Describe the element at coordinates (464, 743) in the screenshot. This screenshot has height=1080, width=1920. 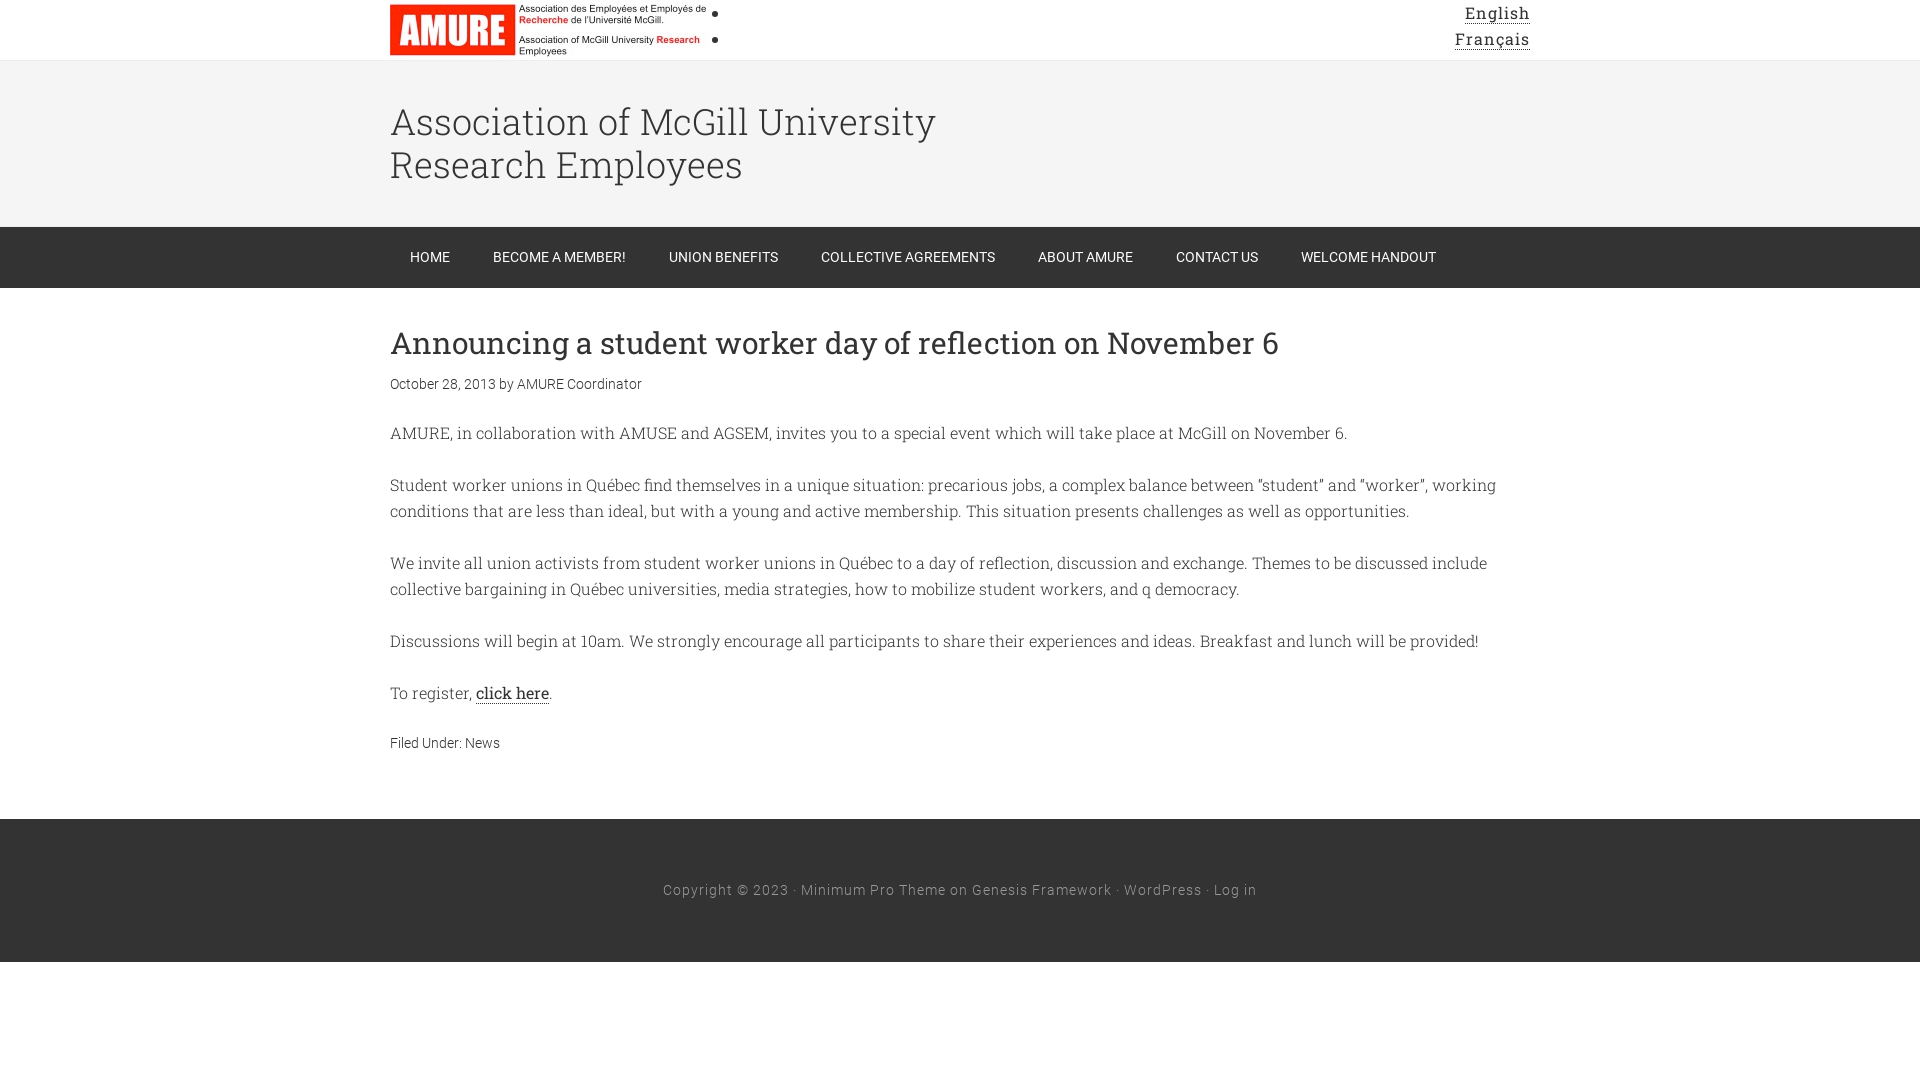
I see `'News'` at that location.